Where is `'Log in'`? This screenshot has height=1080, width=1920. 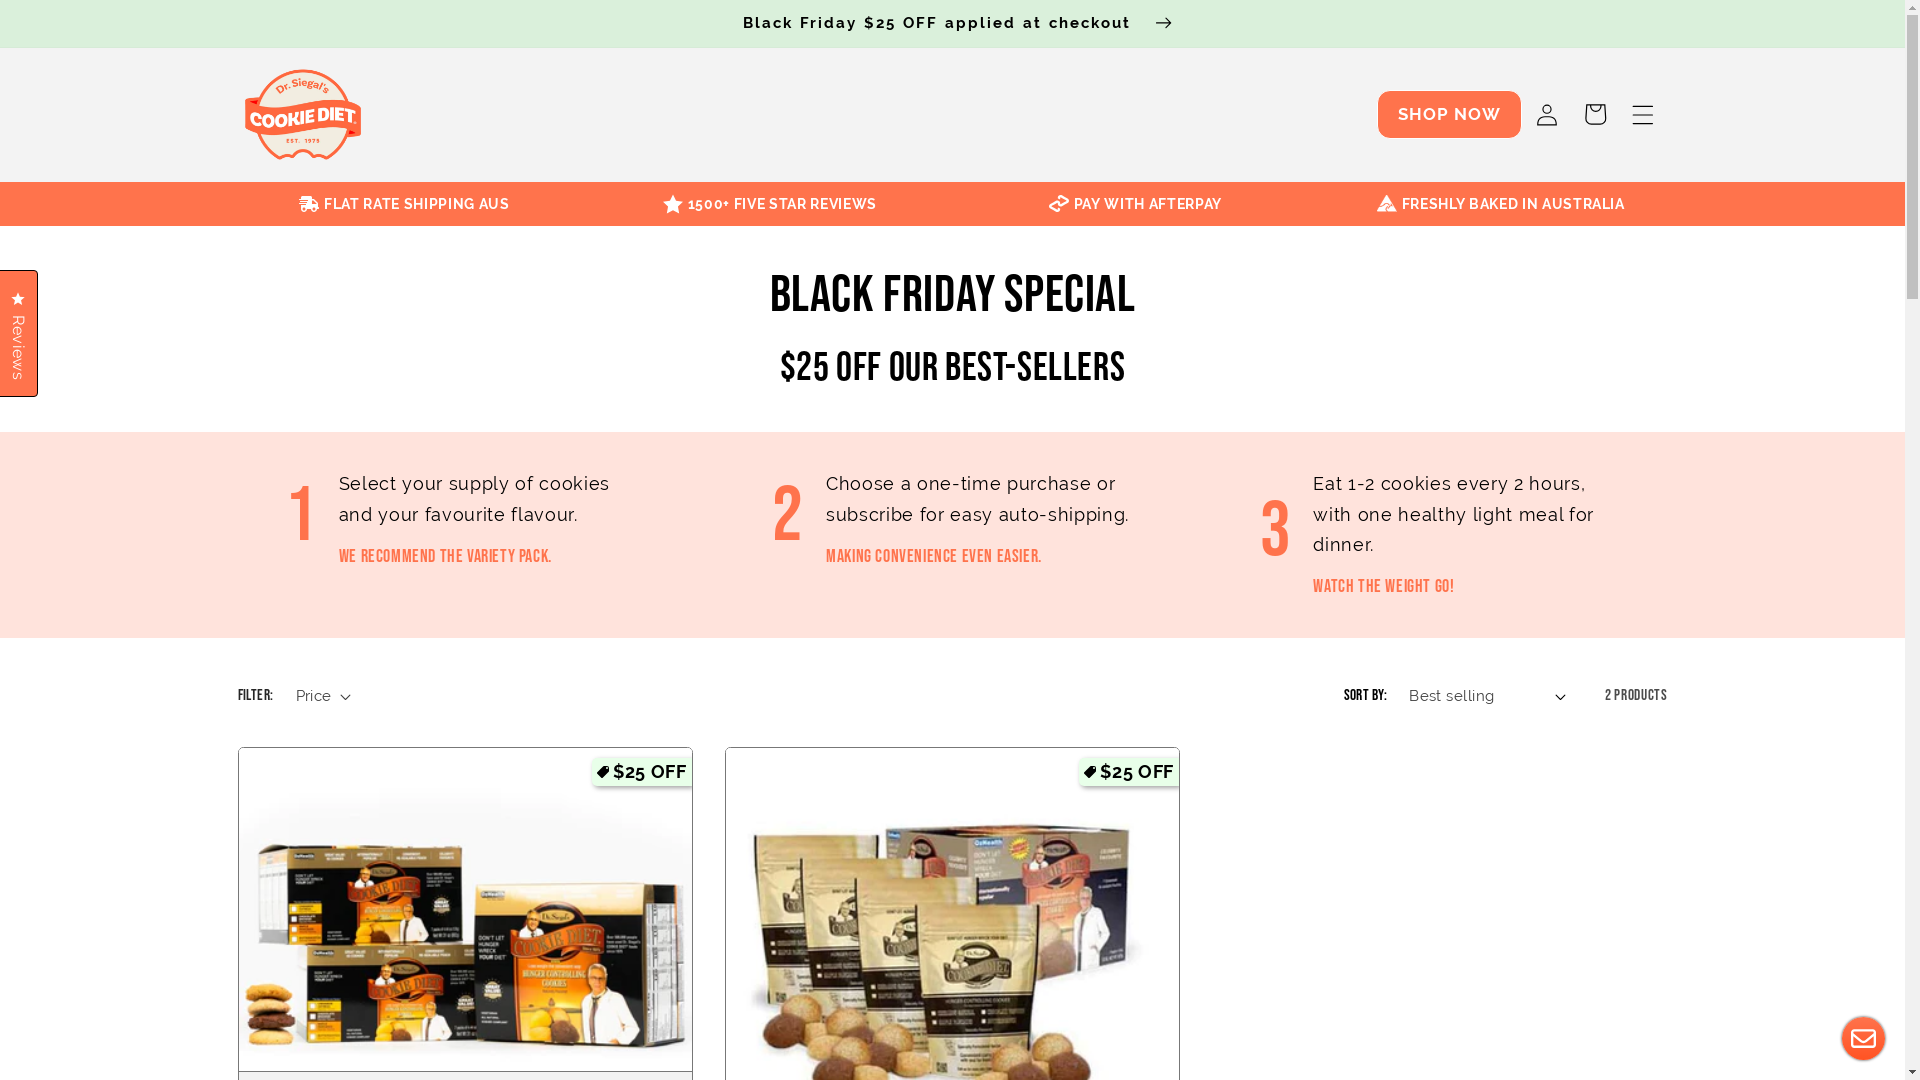 'Log in' is located at coordinates (1544, 114).